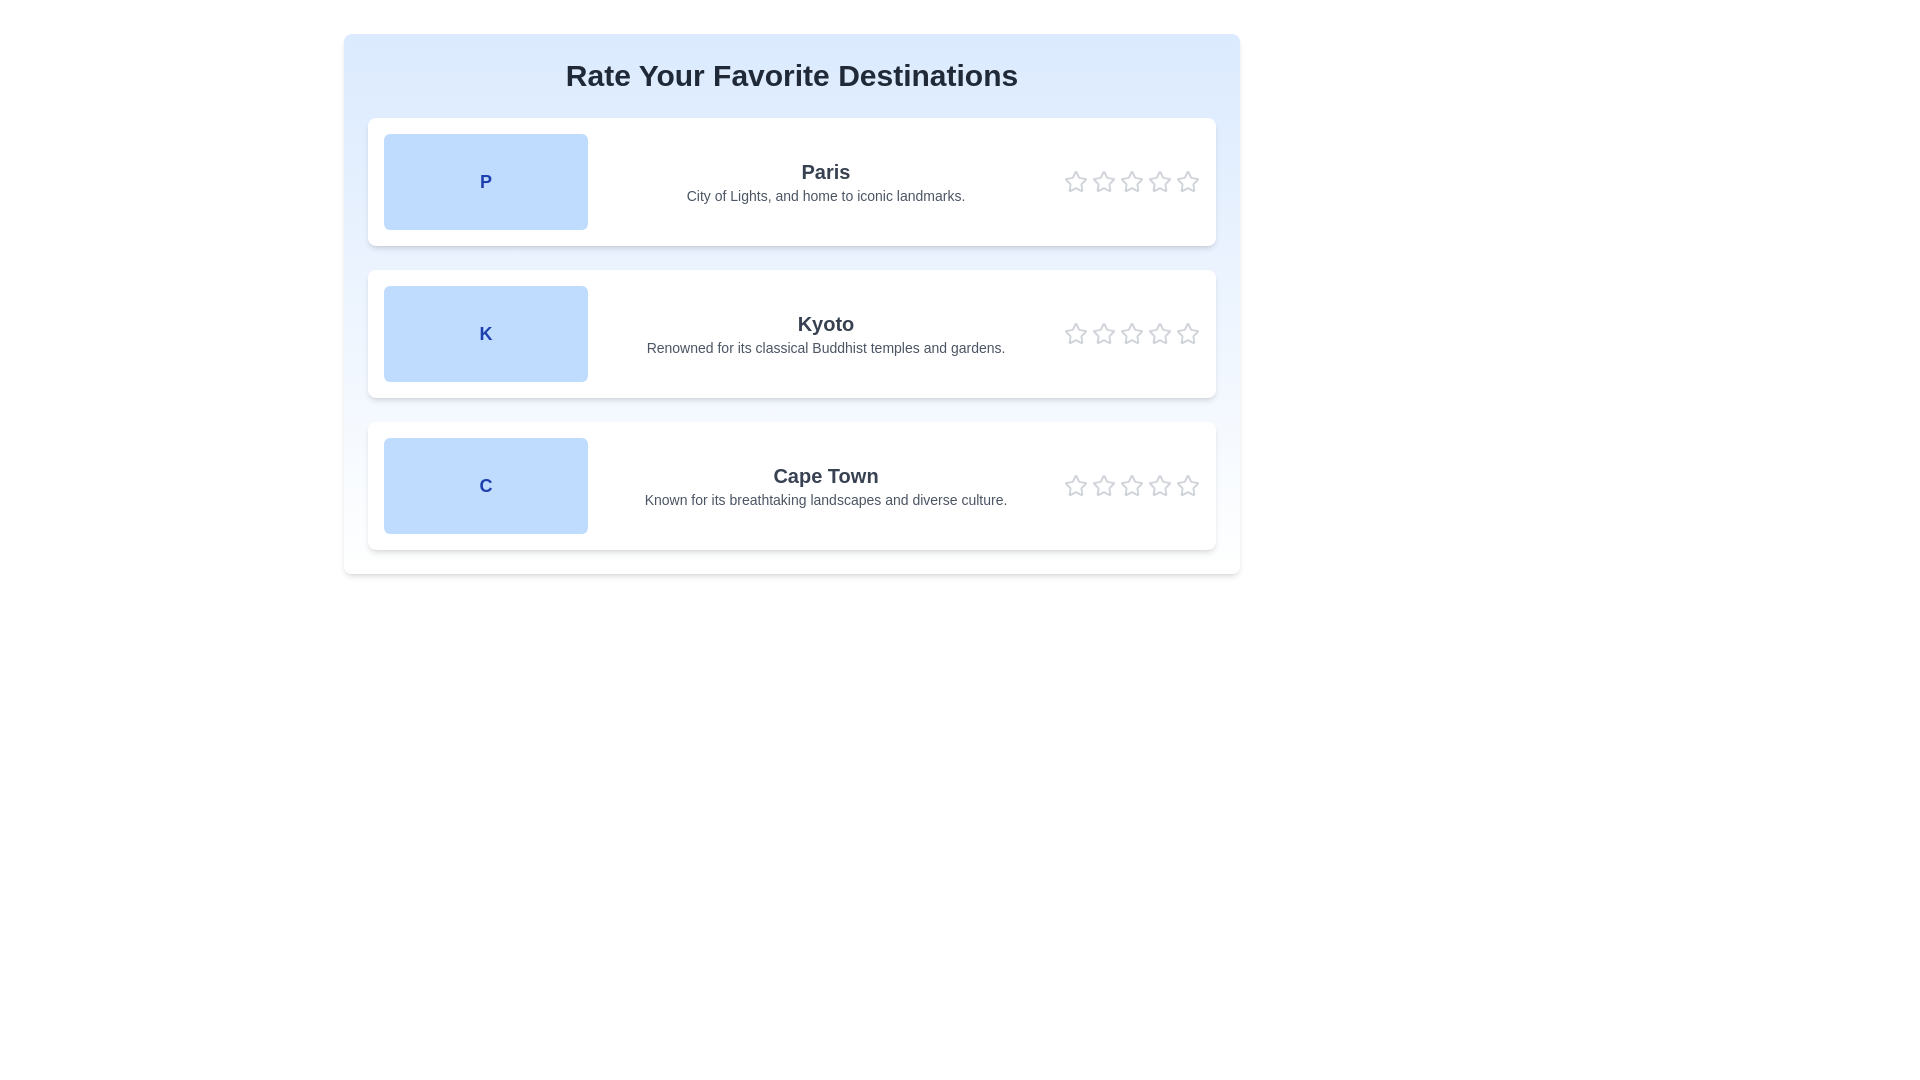 This screenshot has width=1920, height=1080. What do you see at coordinates (1160, 332) in the screenshot?
I see `the fourth star icon in the rating section for 'Kyoto', which is styled with a gray color and outlined design` at bounding box center [1160, 332].